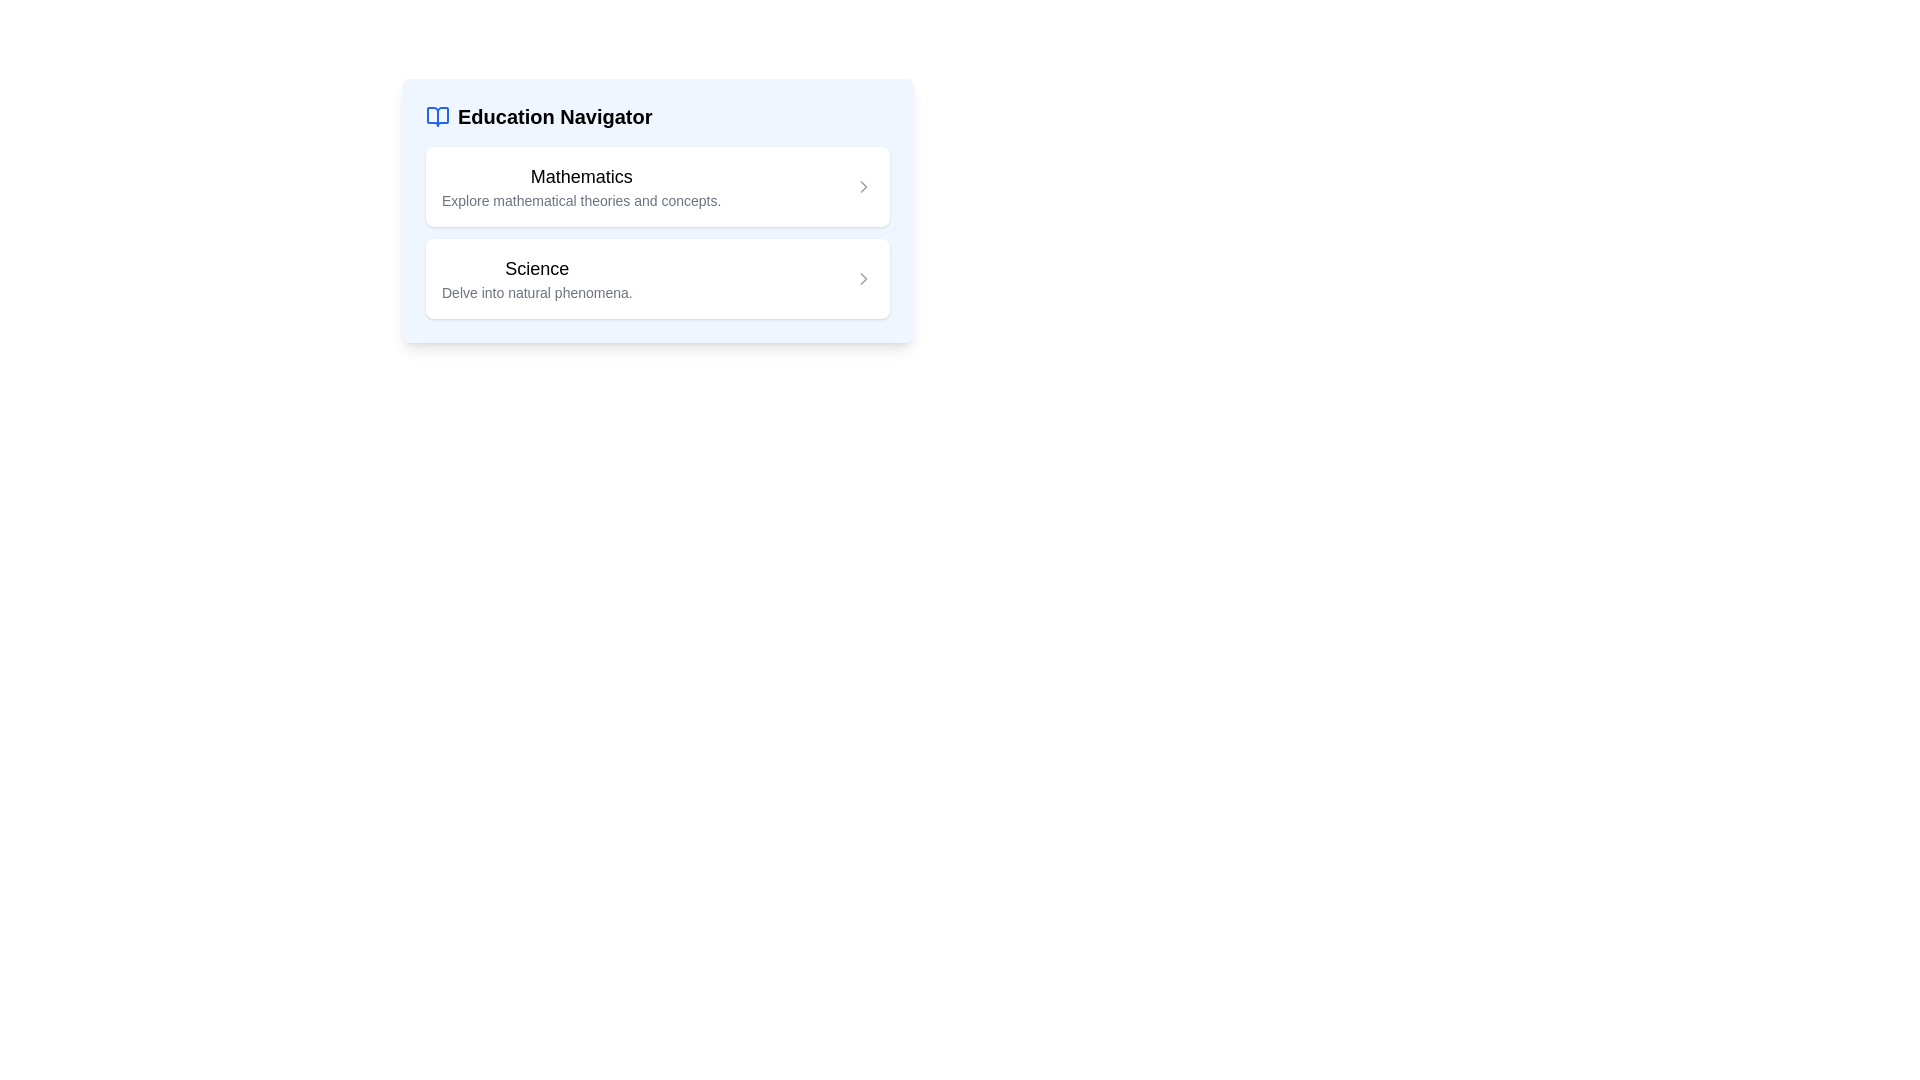 The image size is (1920, 1080). What do you see at coordinates (555, 116) in the screenshot?
I see `the 'Education Navigator' text label element, which is a bold, extra-large font label positioned to the right of a small open book icon within a light blue card layout` at bounding box center [555, 116].